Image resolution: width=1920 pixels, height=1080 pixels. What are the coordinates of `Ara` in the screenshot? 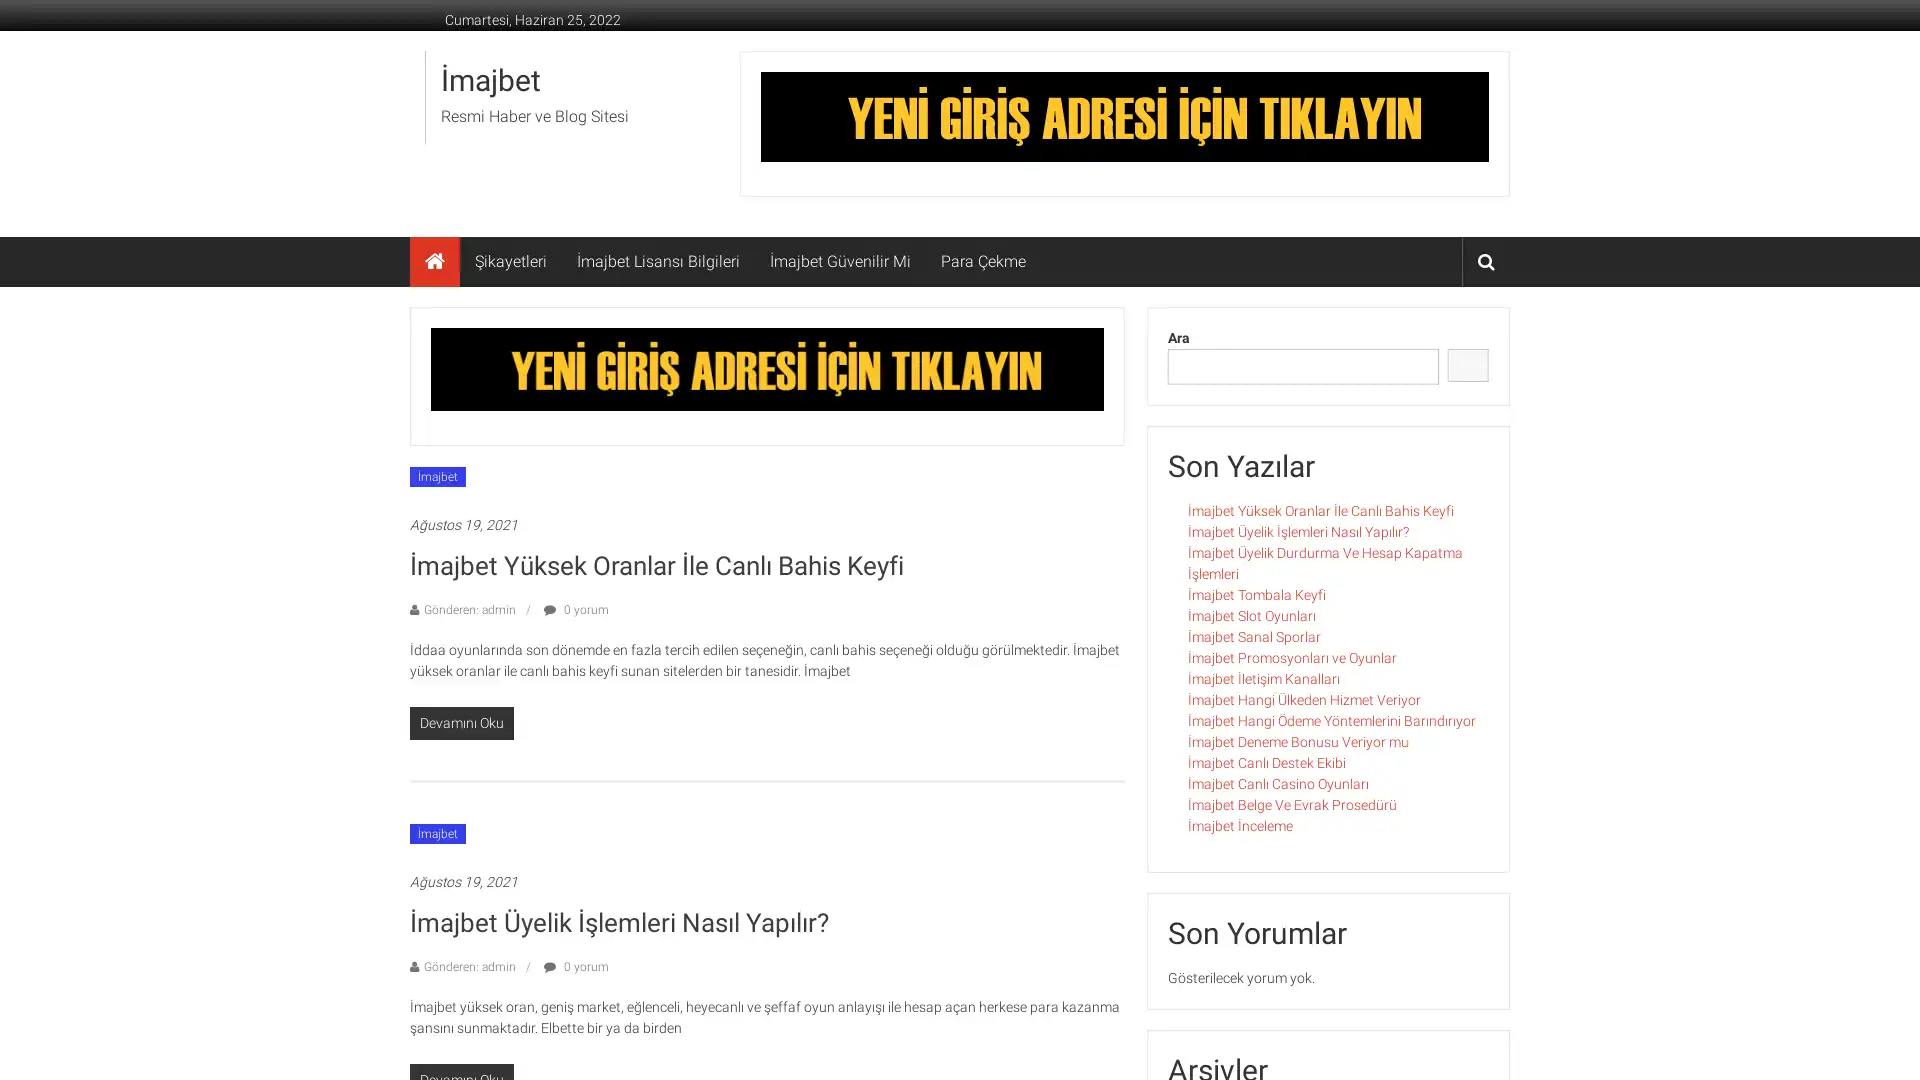 It's located at (1468, 365).